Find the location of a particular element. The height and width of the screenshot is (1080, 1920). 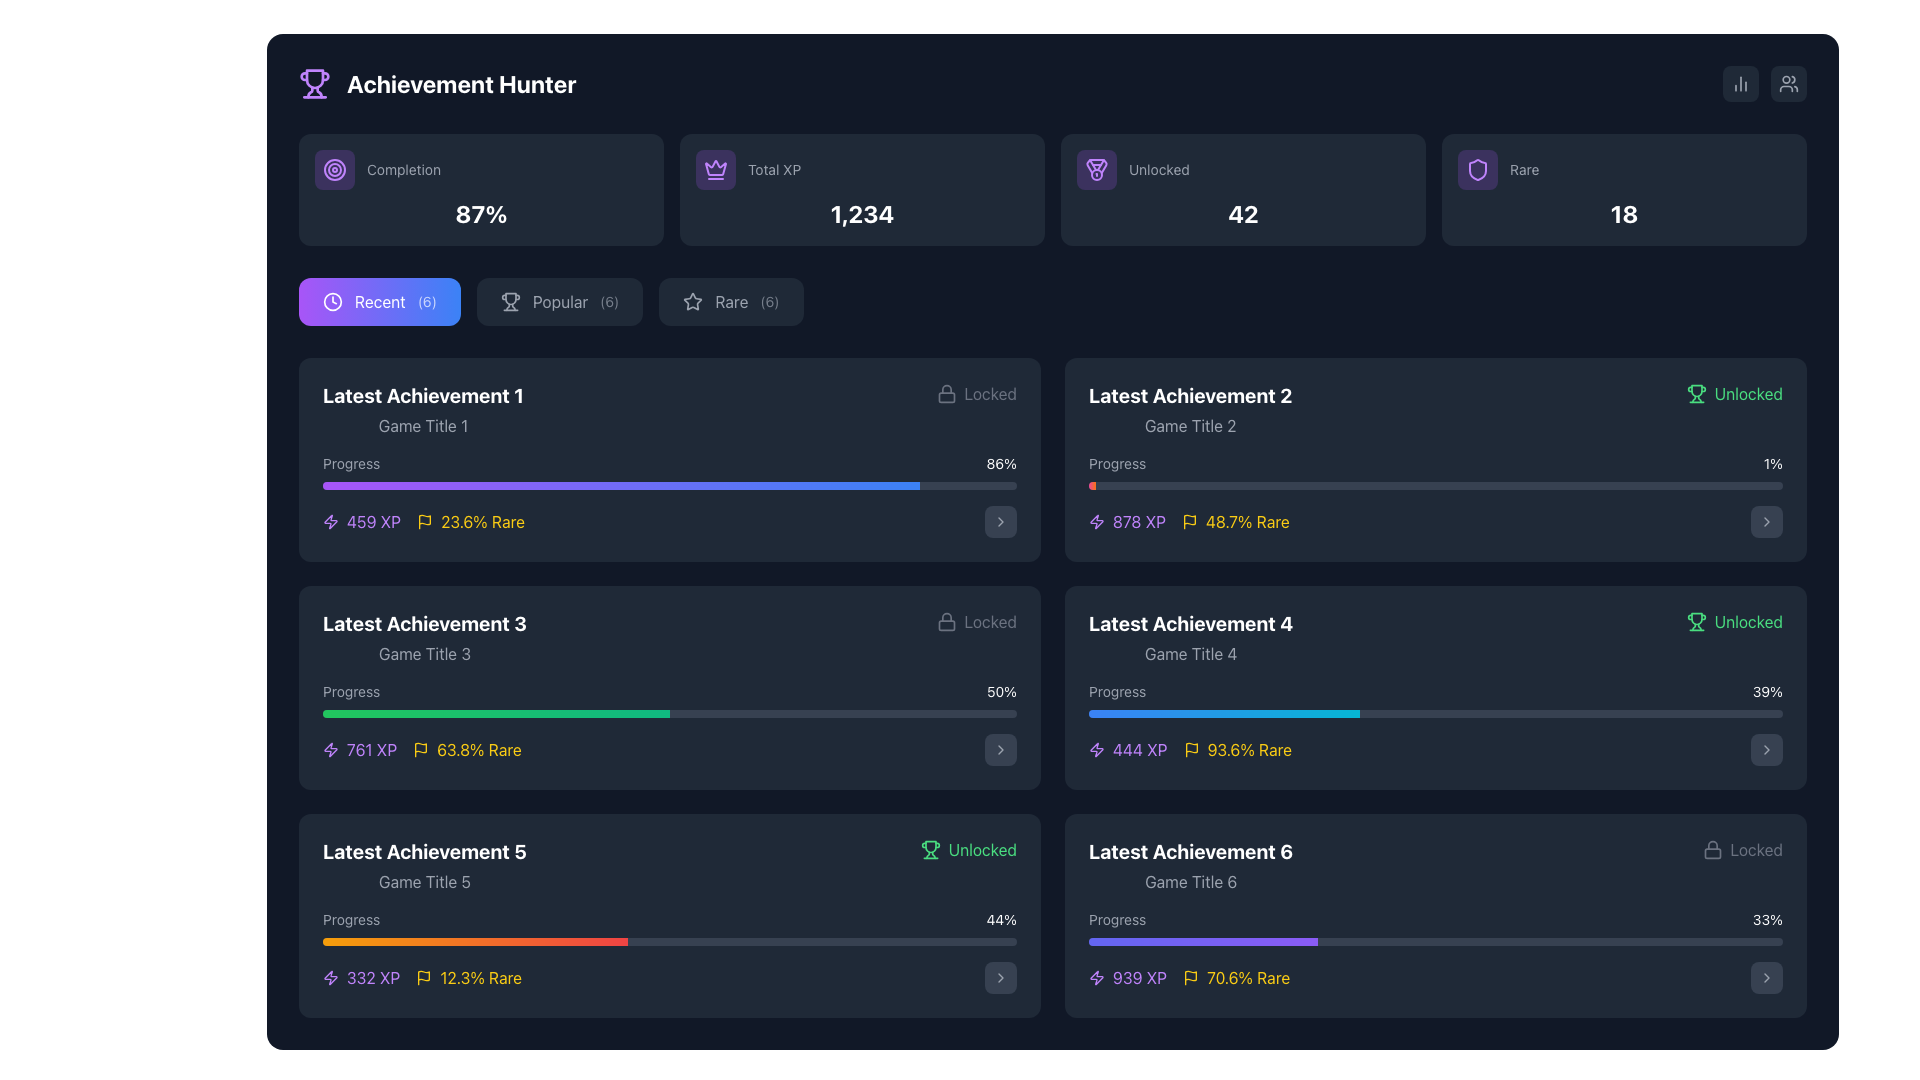

the static text indicating the rarity percentage of the relevant achievement located in the 'Latest Achievement 4' section, positioned to the right of the '444 XP' icon and text is located at coordinates (1248, 749).